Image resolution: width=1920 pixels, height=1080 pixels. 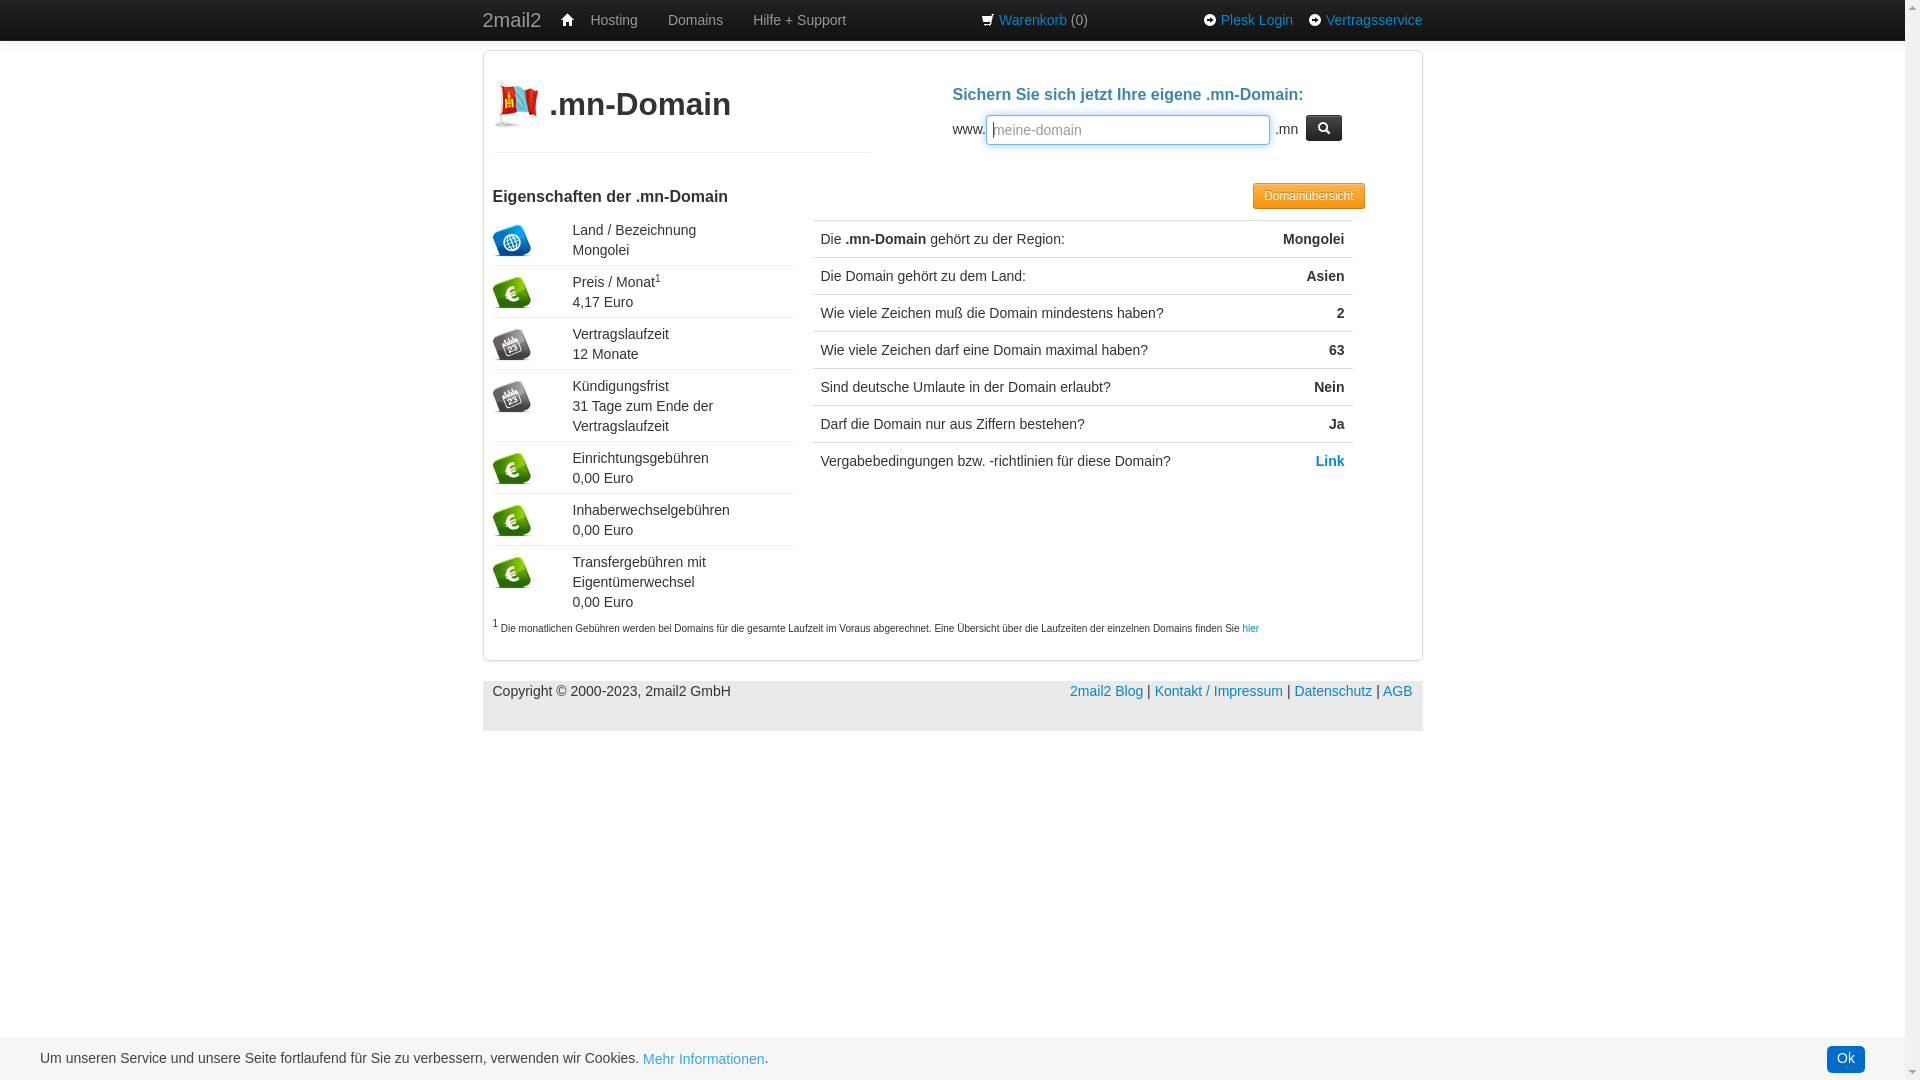 I want to click on 'Hilfe + Support', so click(x=798, y=19).